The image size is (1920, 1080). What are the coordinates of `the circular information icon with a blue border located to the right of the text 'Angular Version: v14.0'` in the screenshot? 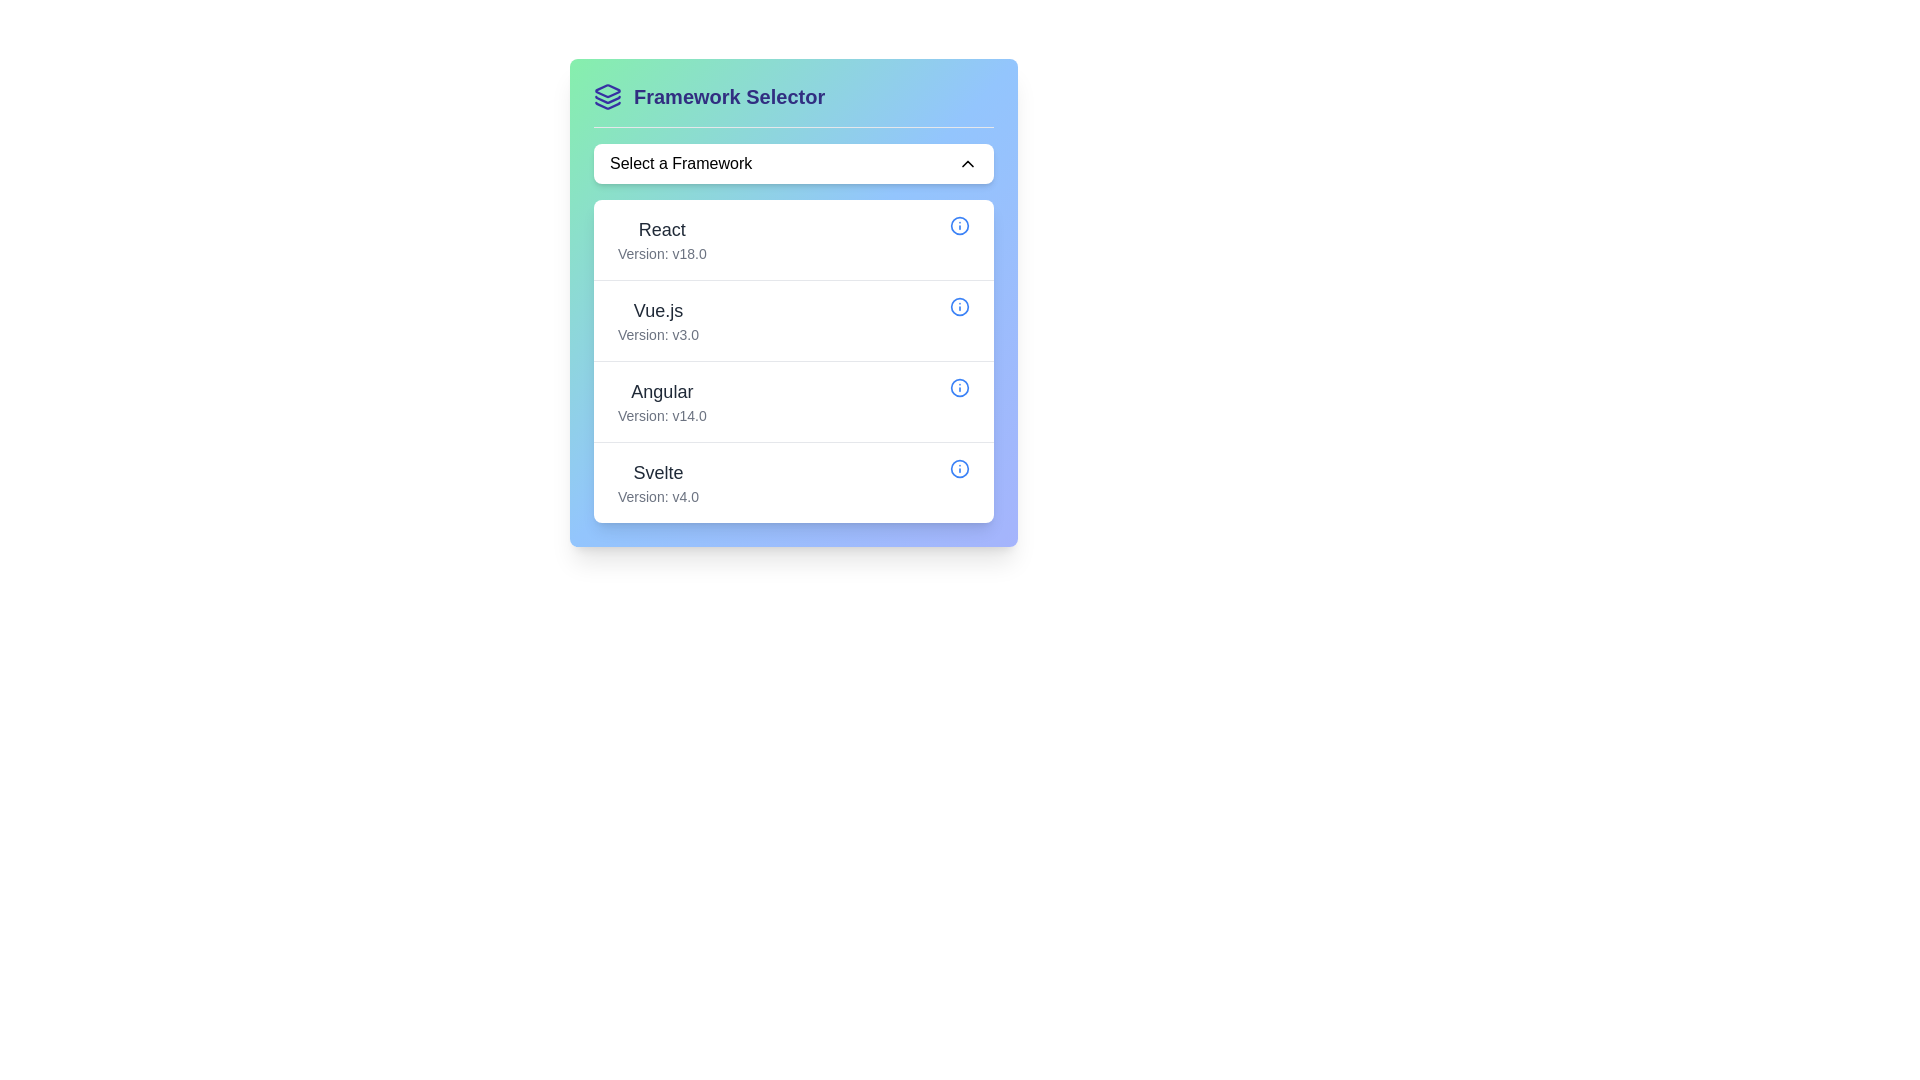 It's located at (960, 388).